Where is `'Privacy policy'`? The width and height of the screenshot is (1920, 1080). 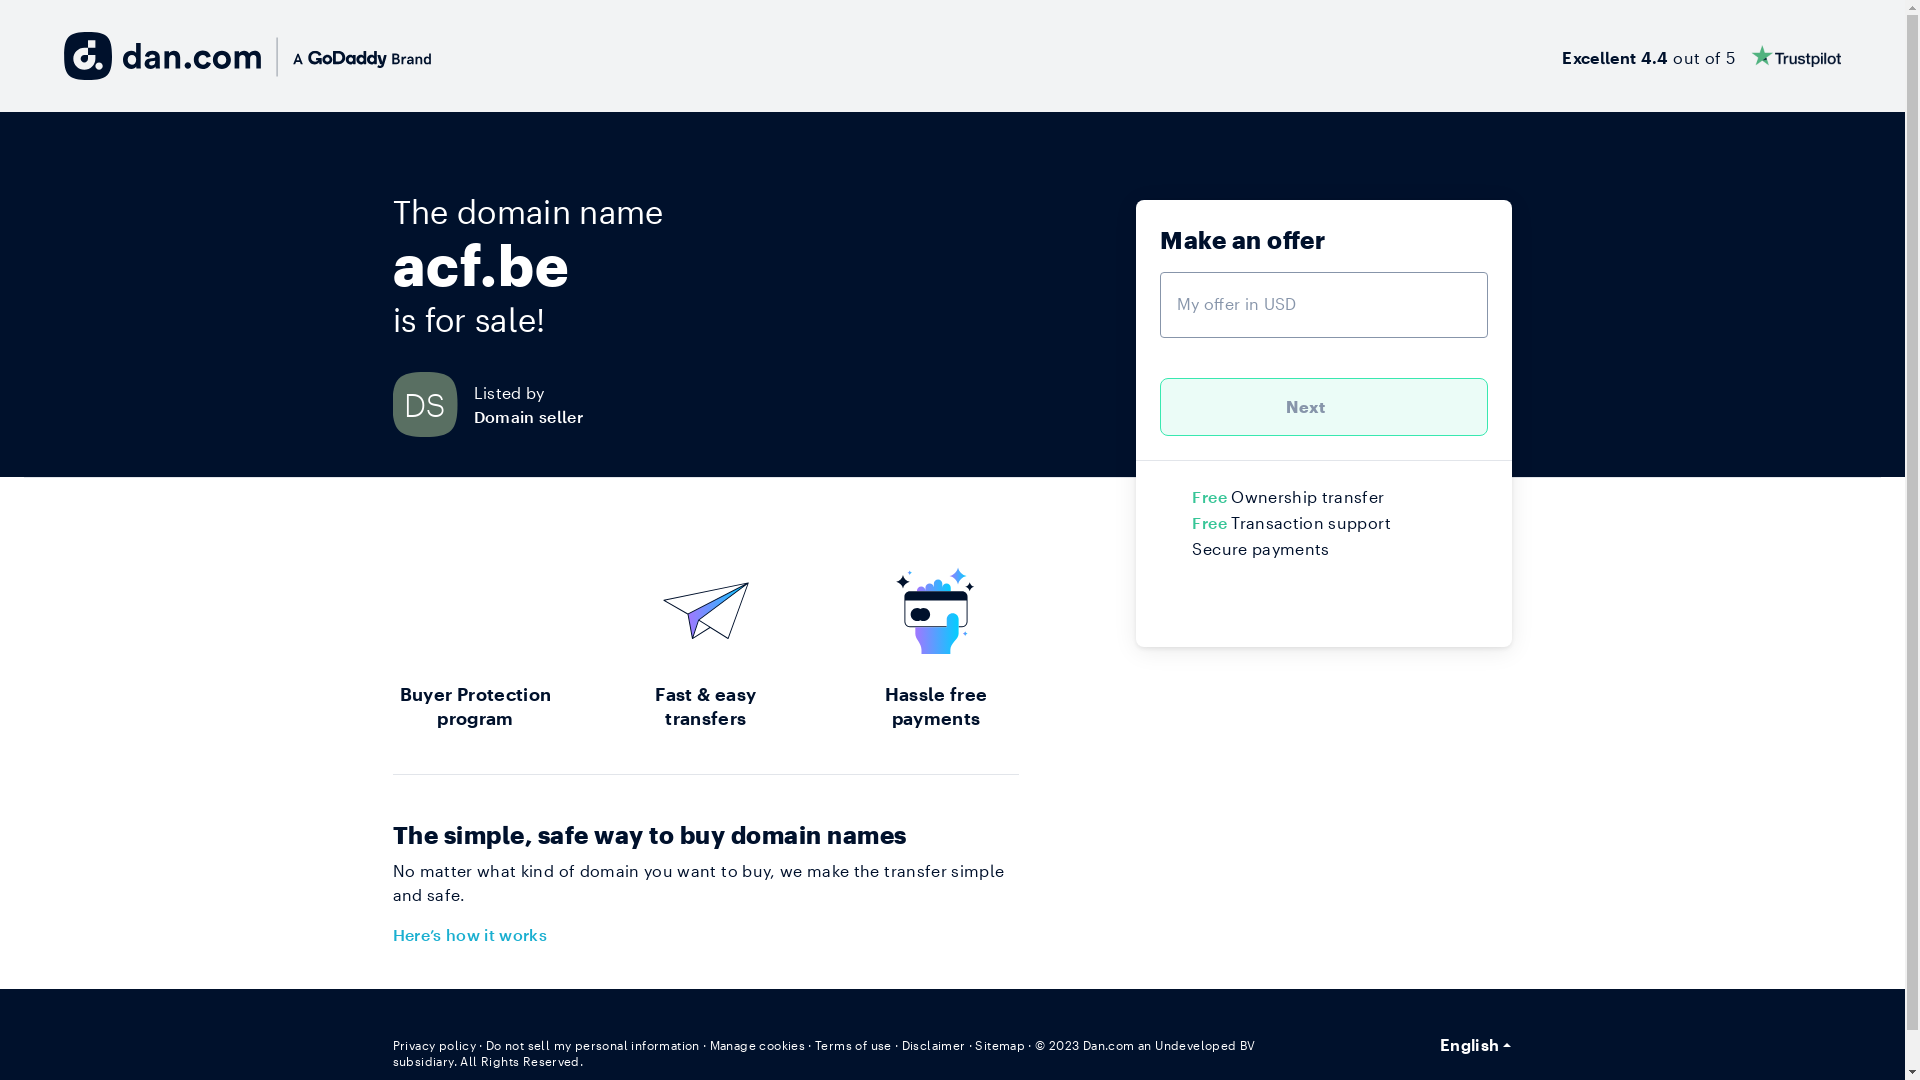 'Privacy policy' is located at coordinates (432, 1044).